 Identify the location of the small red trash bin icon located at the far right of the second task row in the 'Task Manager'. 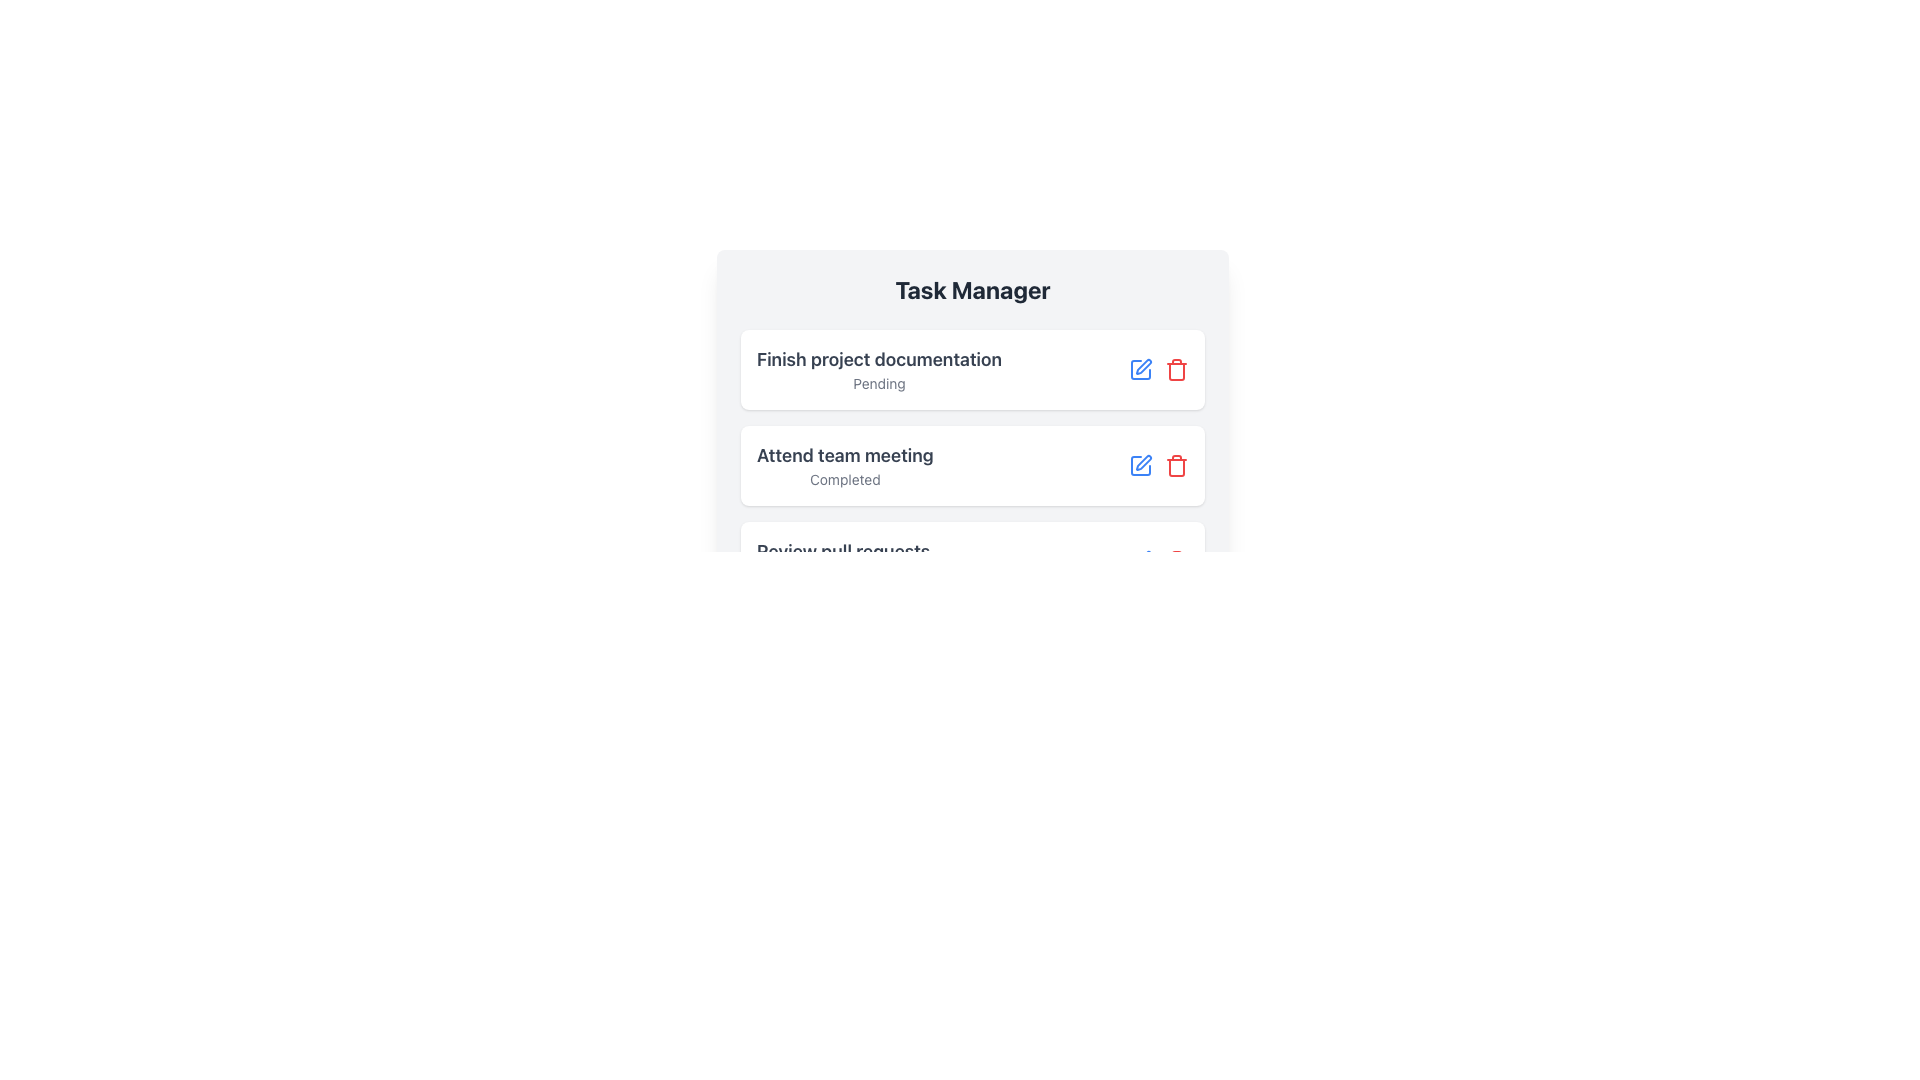
(1176, 370).